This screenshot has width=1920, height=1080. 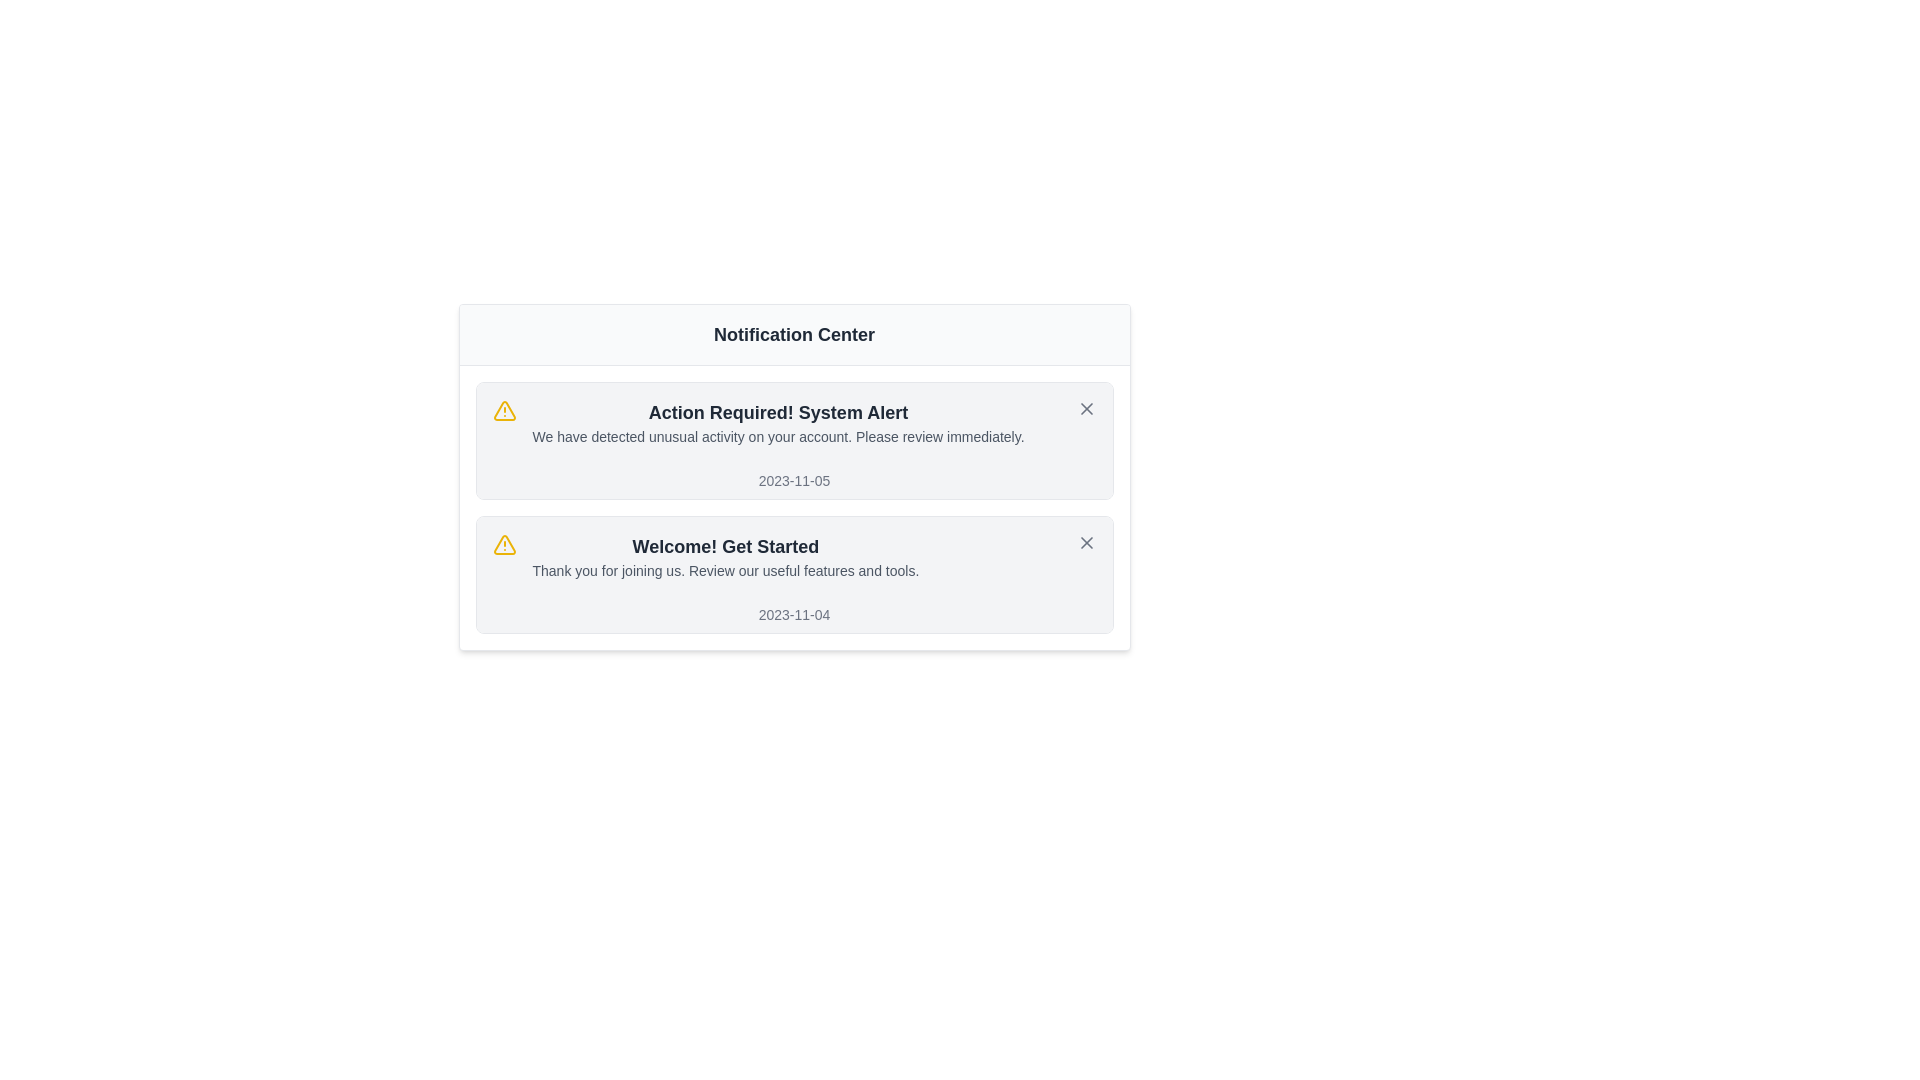 I want to click on the equilateral triangle icon with a yellow border and a white background, featuring a centrally aligned yellow exclamation mark, located in the leftmost section of the 'Welcome! Get Started' notification, so click(x=504, y=409).